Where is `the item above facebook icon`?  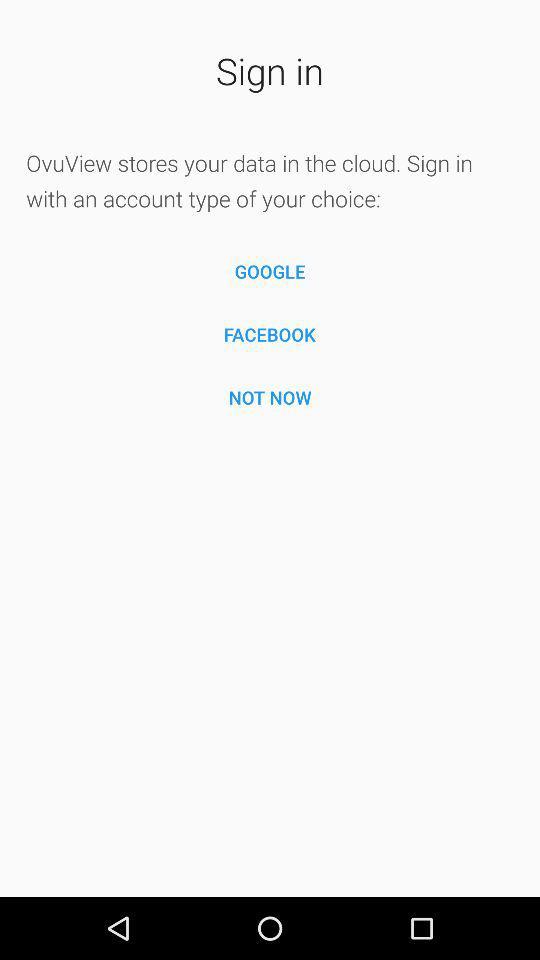 the item above facebook icon is located at coordinates (270, 270).